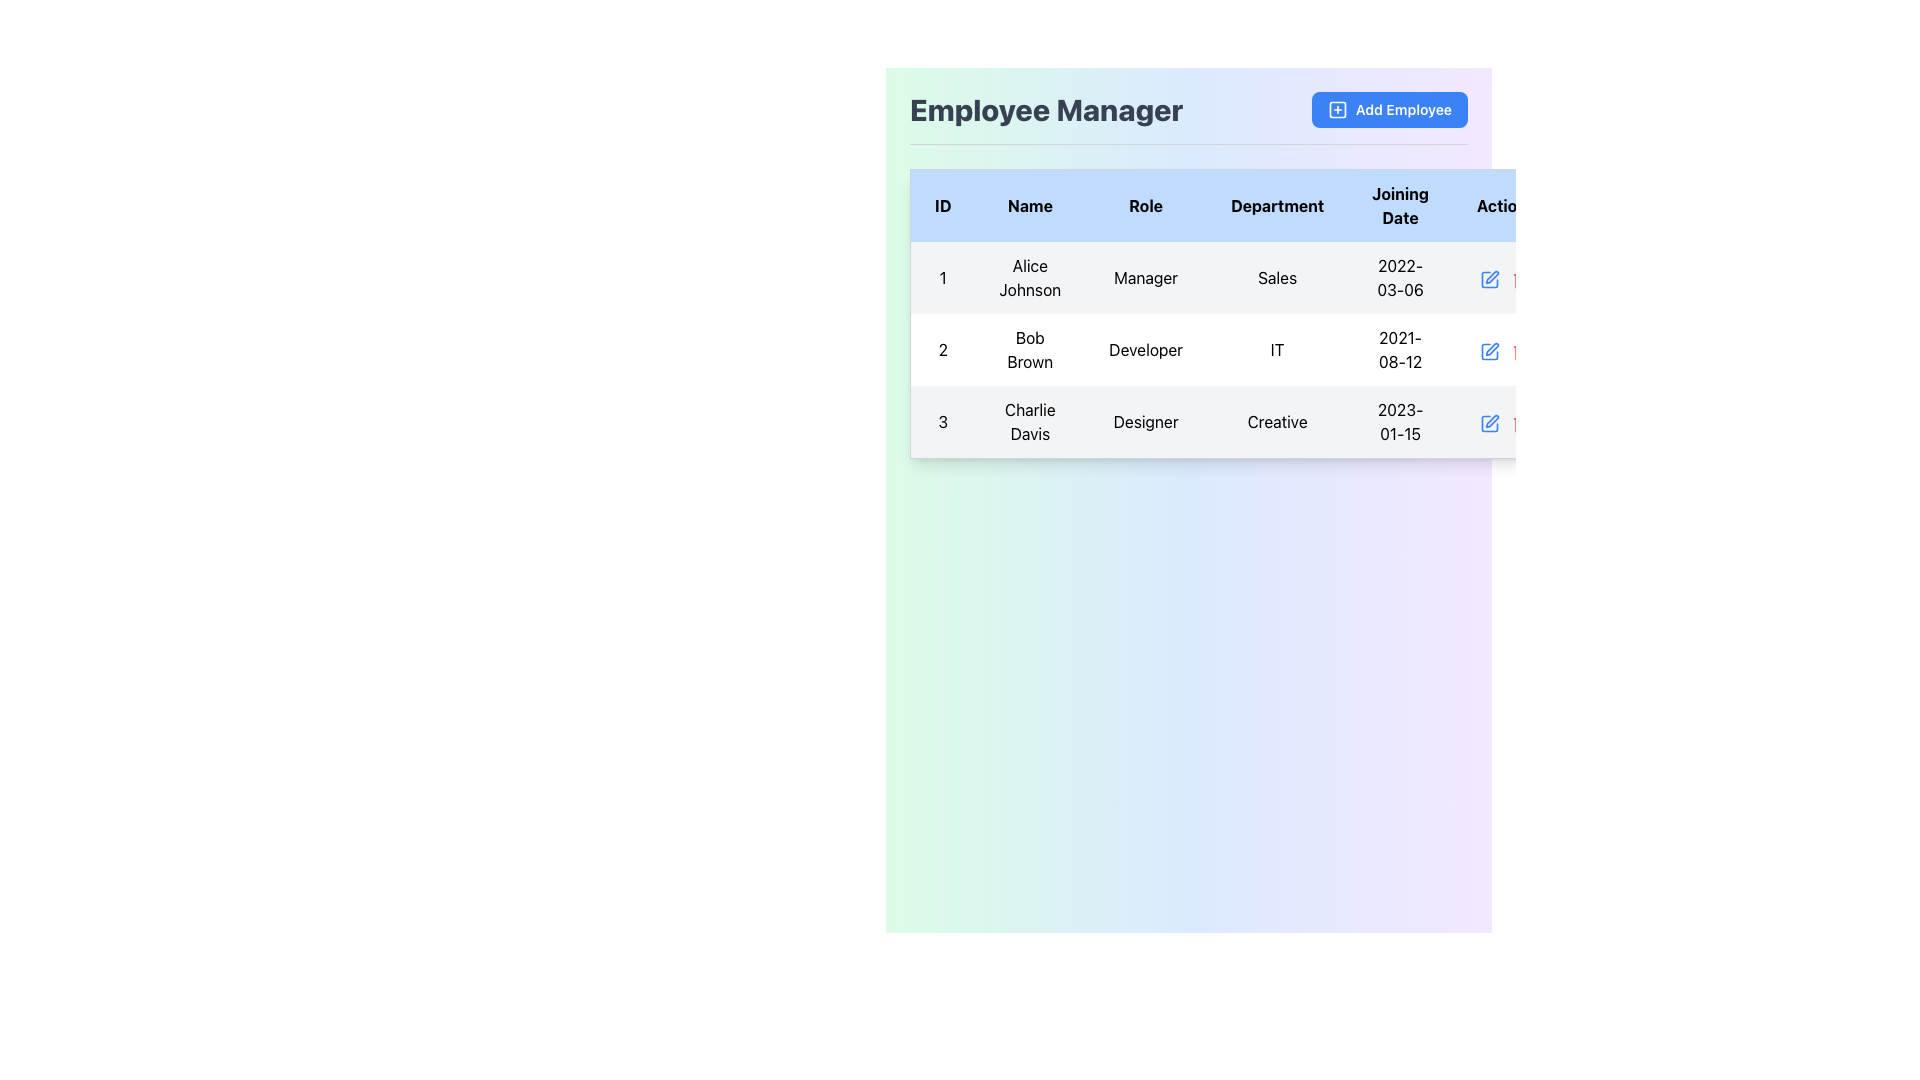 Image resolution: width=1920 pixels, height=1080 pixels. What do you see at coordinates (1490, 277) in the screenshot?
I see `the edit icon button in the 'Actions' column corresponding to the 'Alice Johnson' record` at bounding box center [1490, 277].